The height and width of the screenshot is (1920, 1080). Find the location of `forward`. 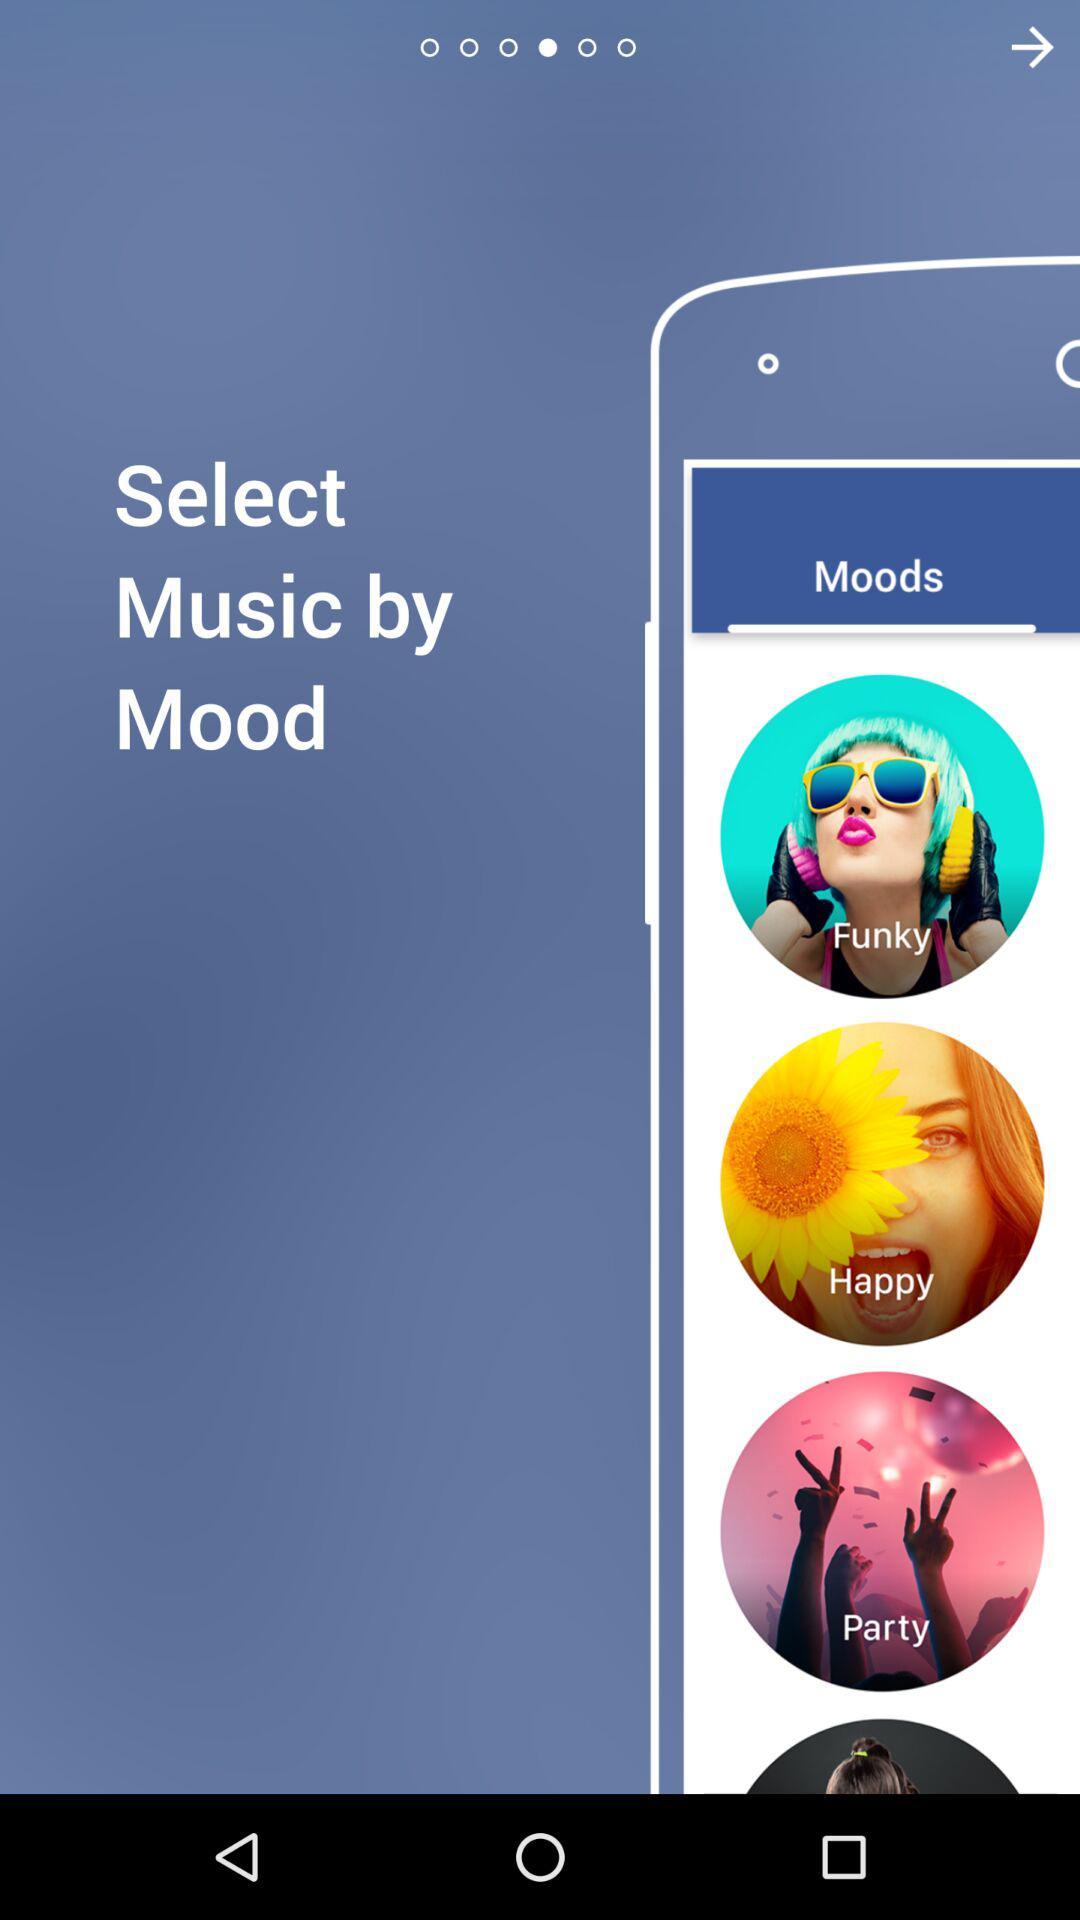

forward is located at coordinates (1019, 47).